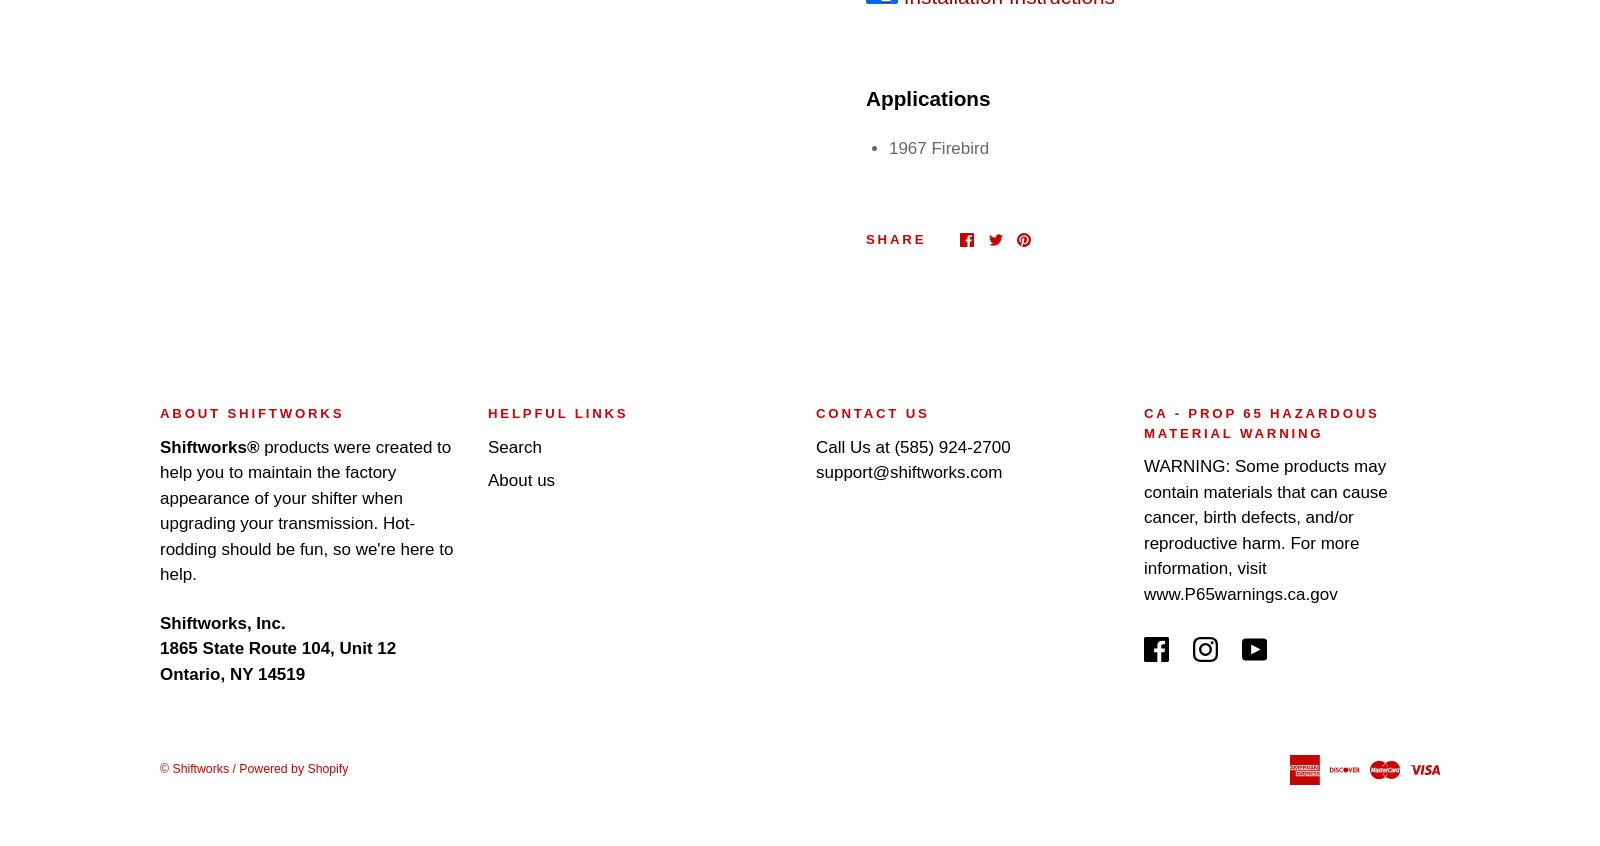 The width and height of the screenshot is (1600, 846). Describe the element at coordinates (895, 239) in the screenshot. I see `'Share'` at that location.